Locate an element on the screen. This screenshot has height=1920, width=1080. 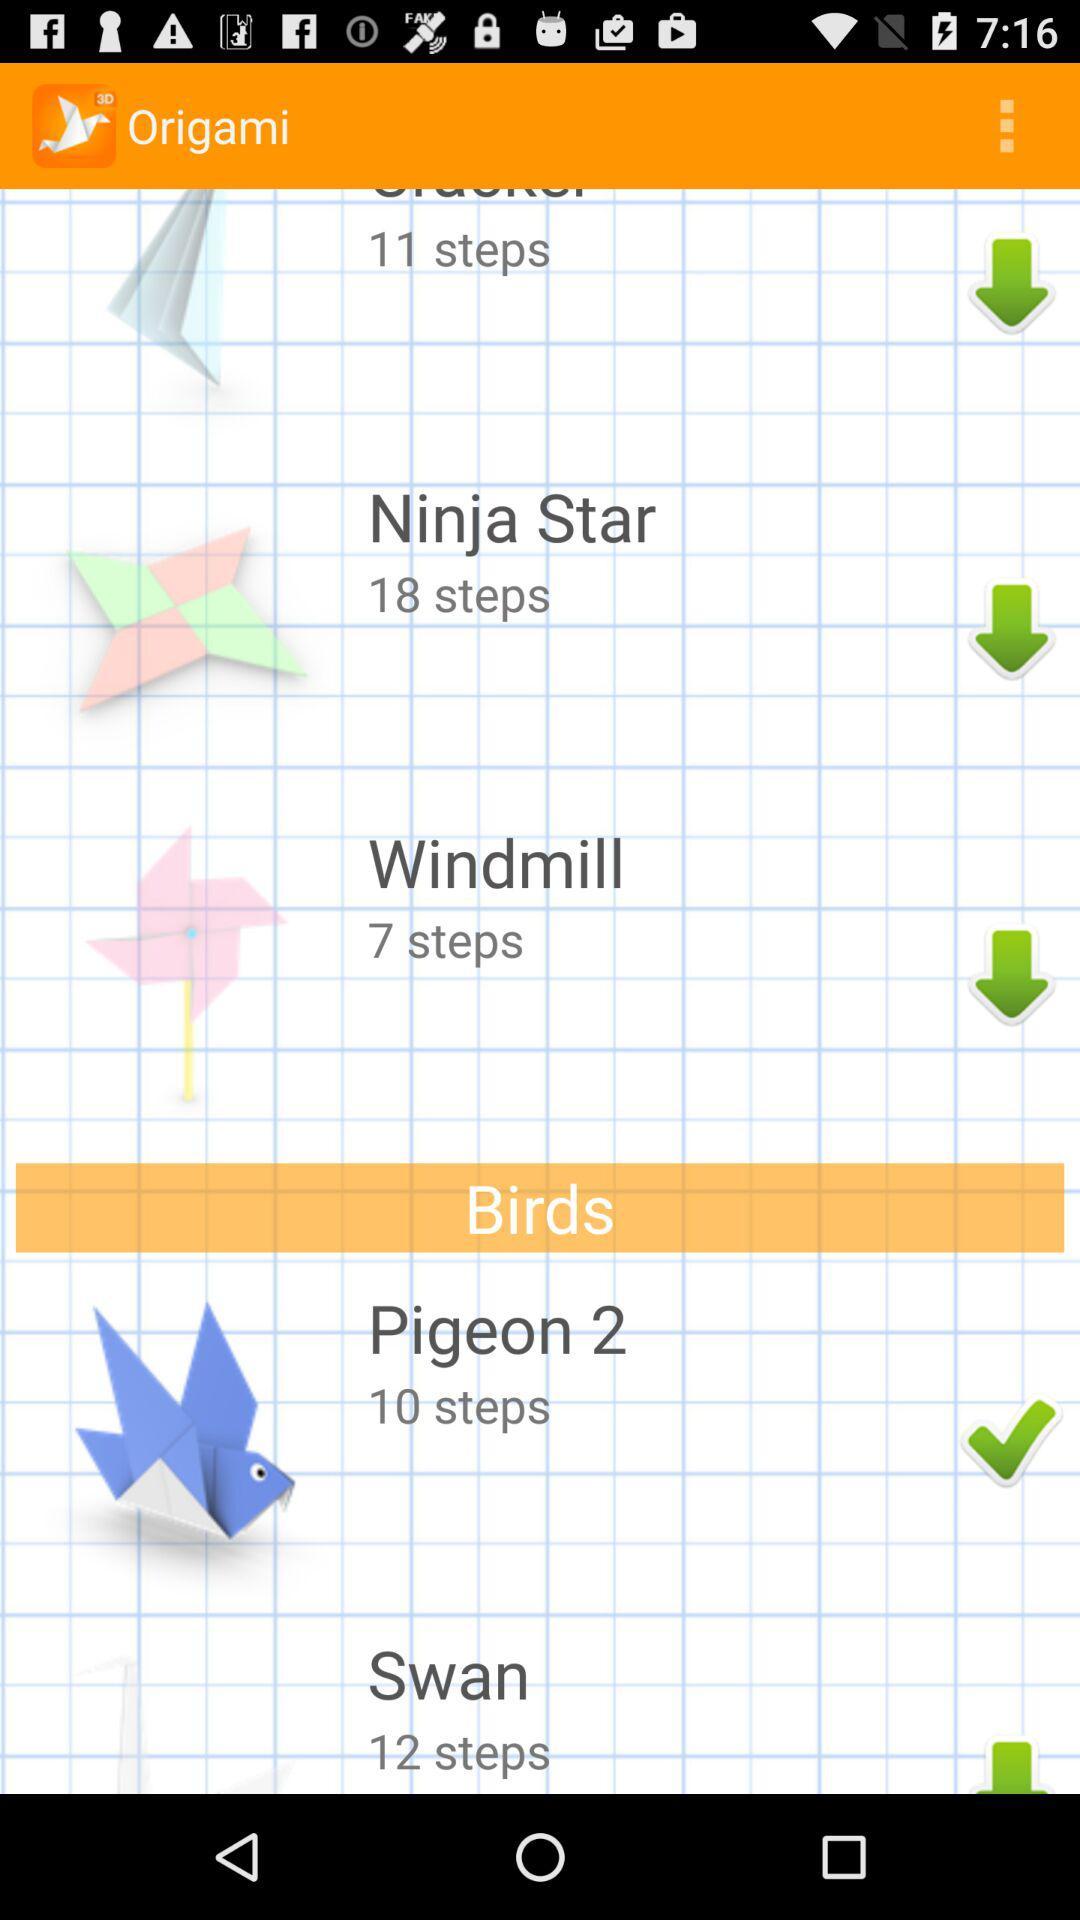
11 steps item is located at coordinates (658, 246).